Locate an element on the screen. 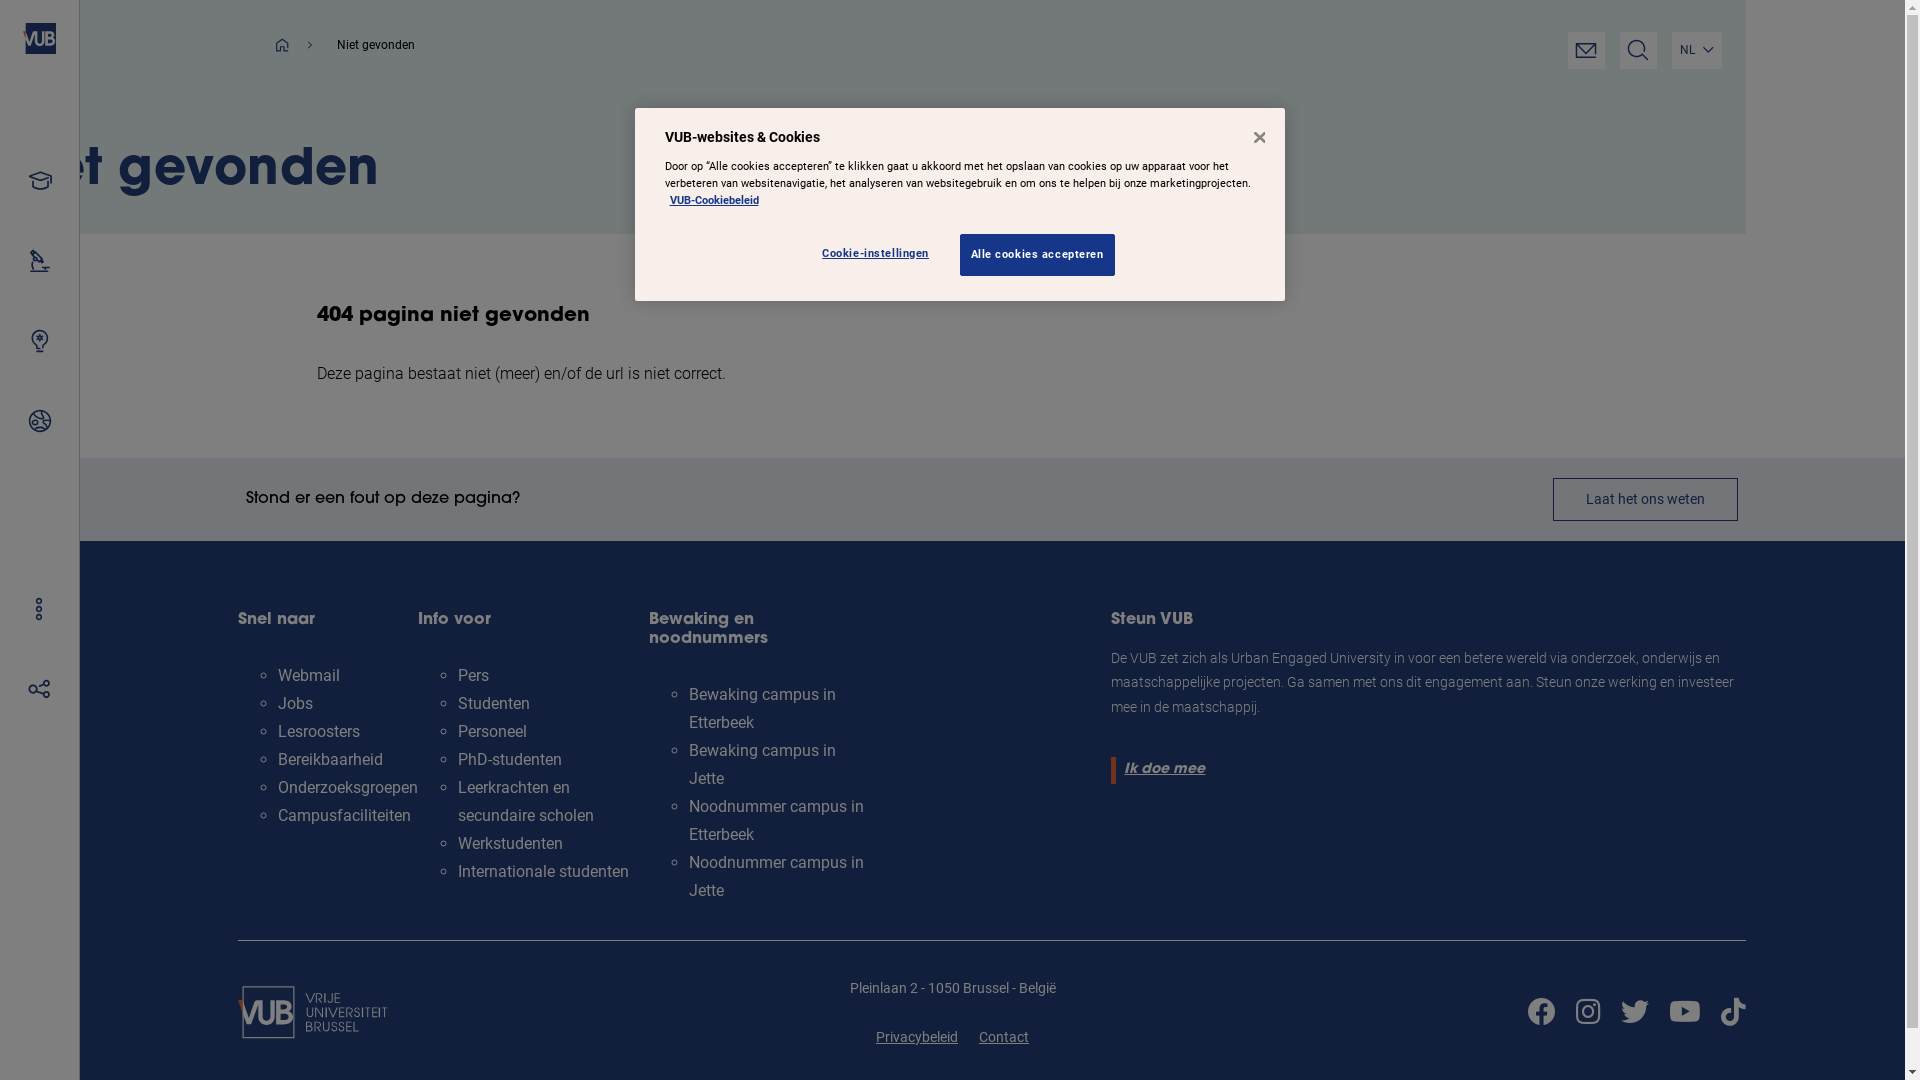 This screenshot has width=1920, height=1080. 'Personeel' is located at coordinates (492, 731).